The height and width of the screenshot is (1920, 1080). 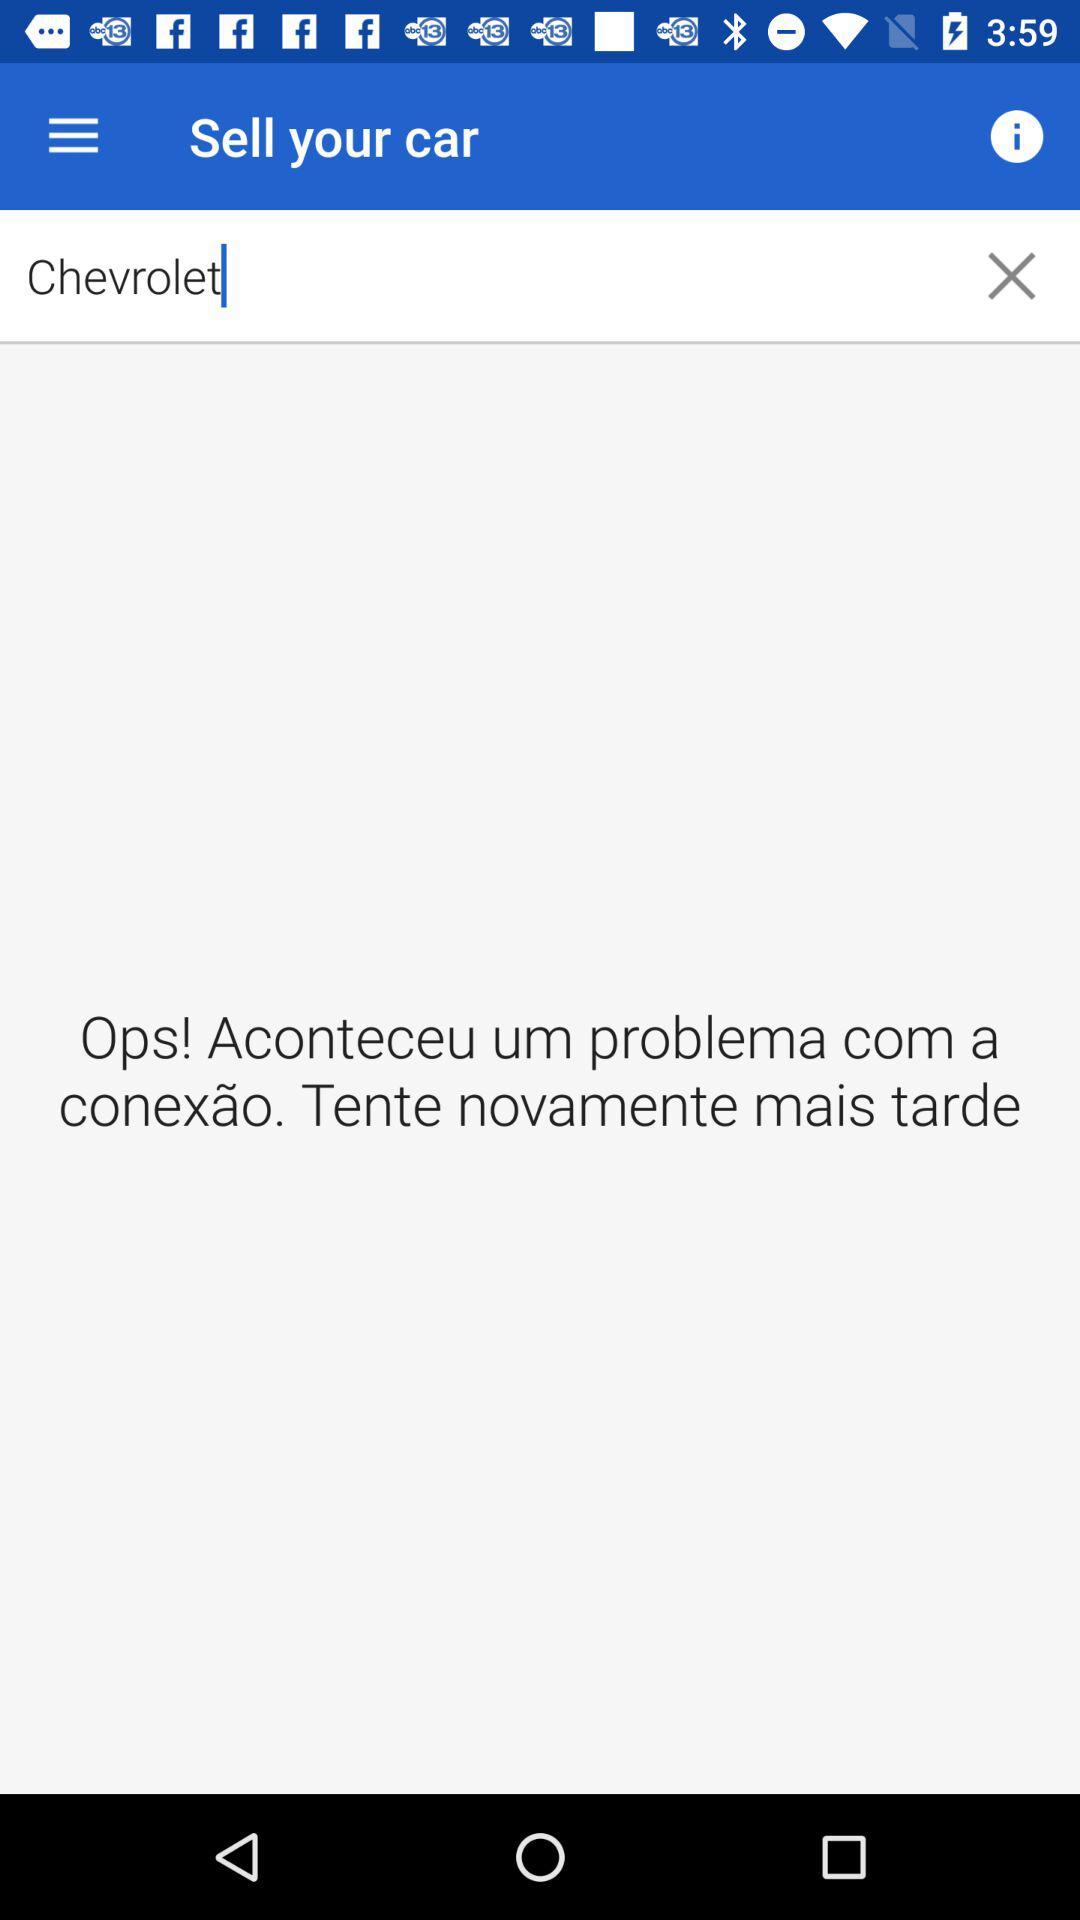 I want to click on the item next to sell your car item, so click(x=72, y=135).